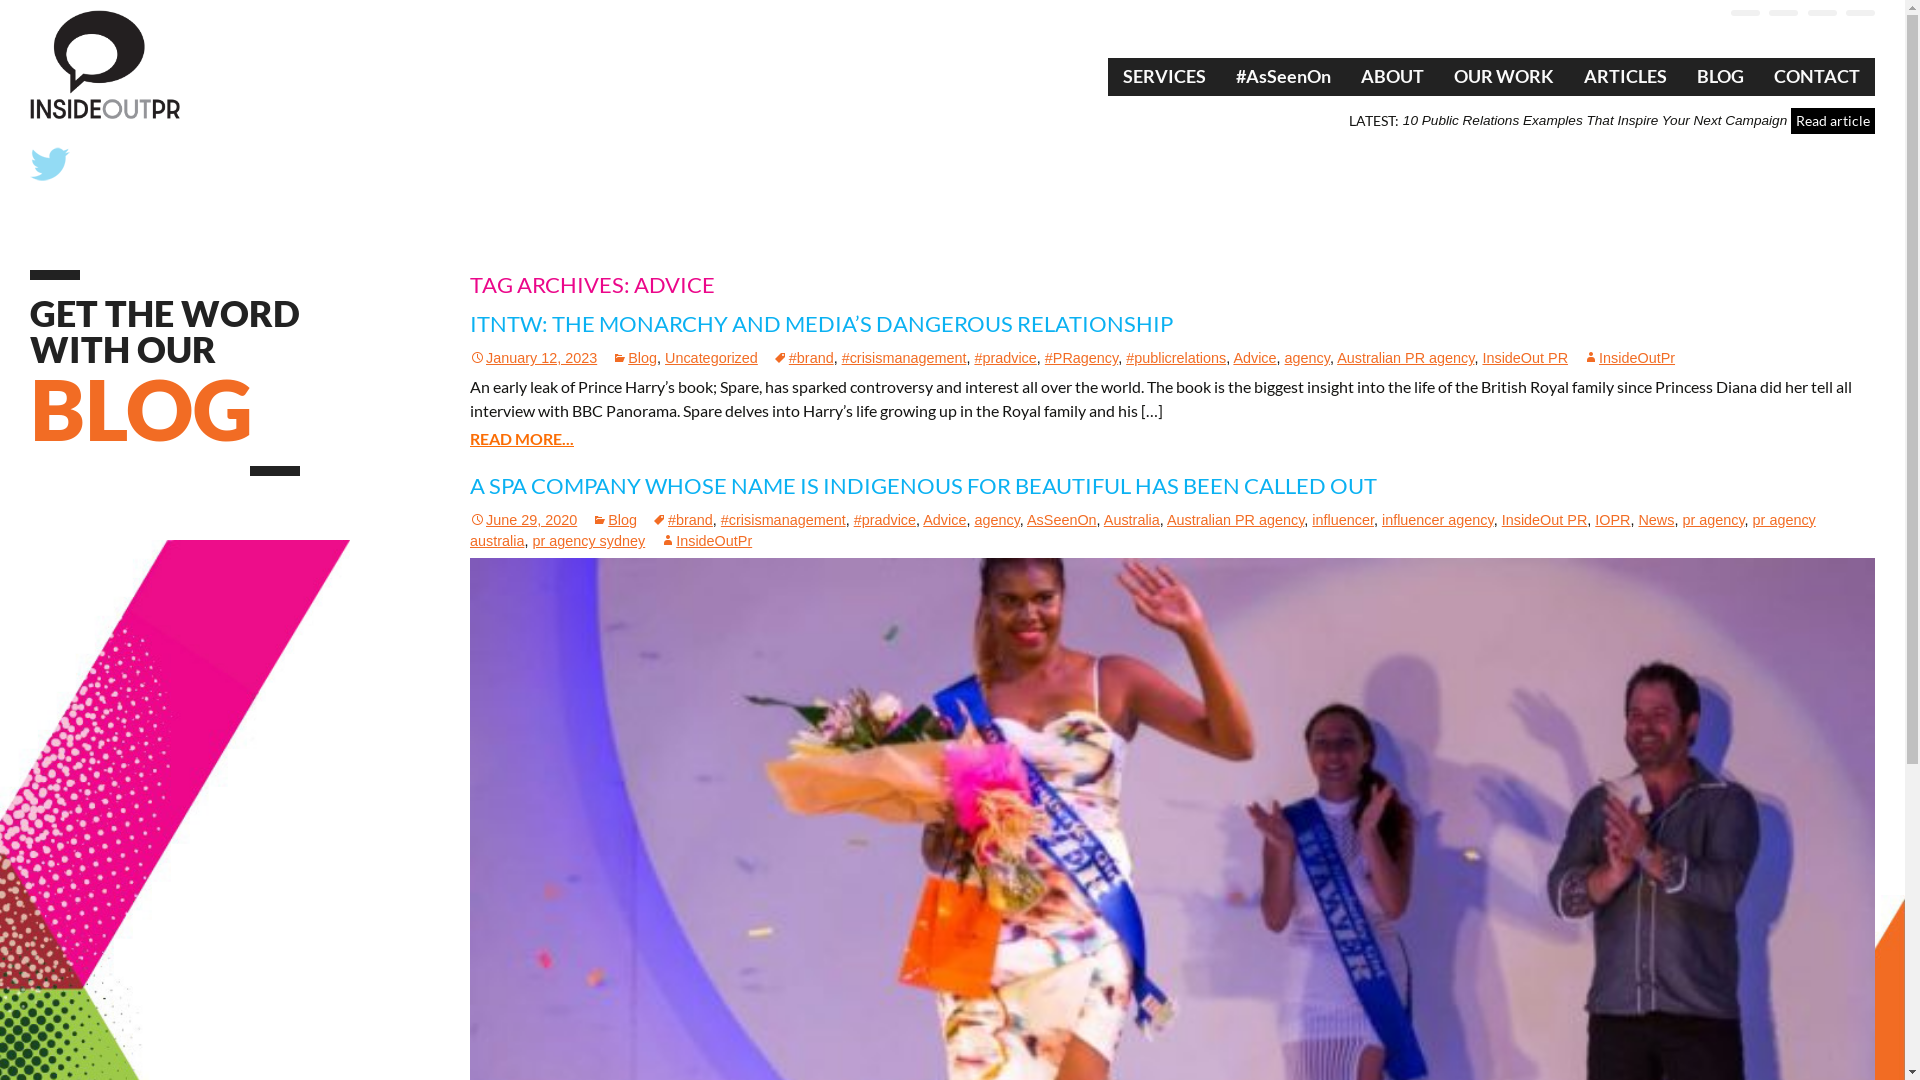  I want to click on 'ABOUT', so click(1391, 76).